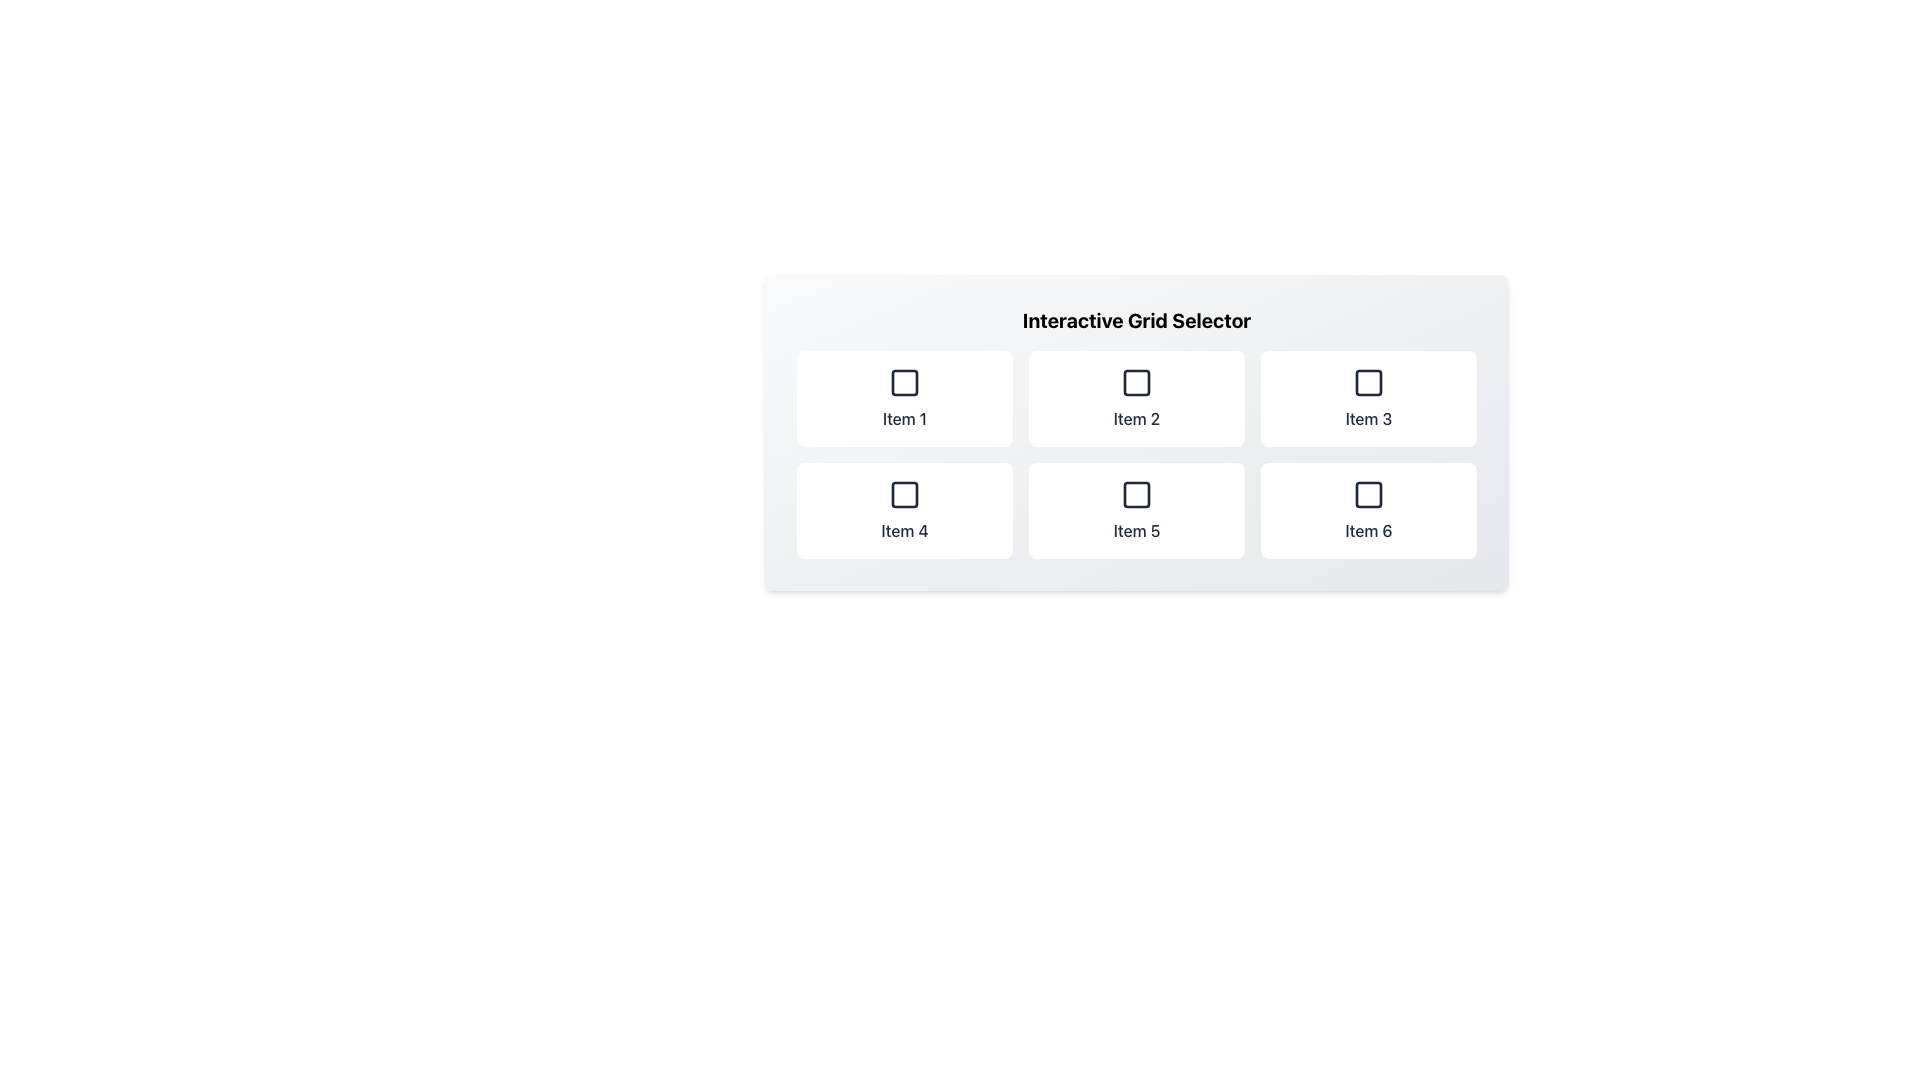  Describe the element at coordinates (904, 398) in the screenshot. I see `the selectable item button located at the top-left corner of the 'Interactive Grid Selector' grid layout` at that location.